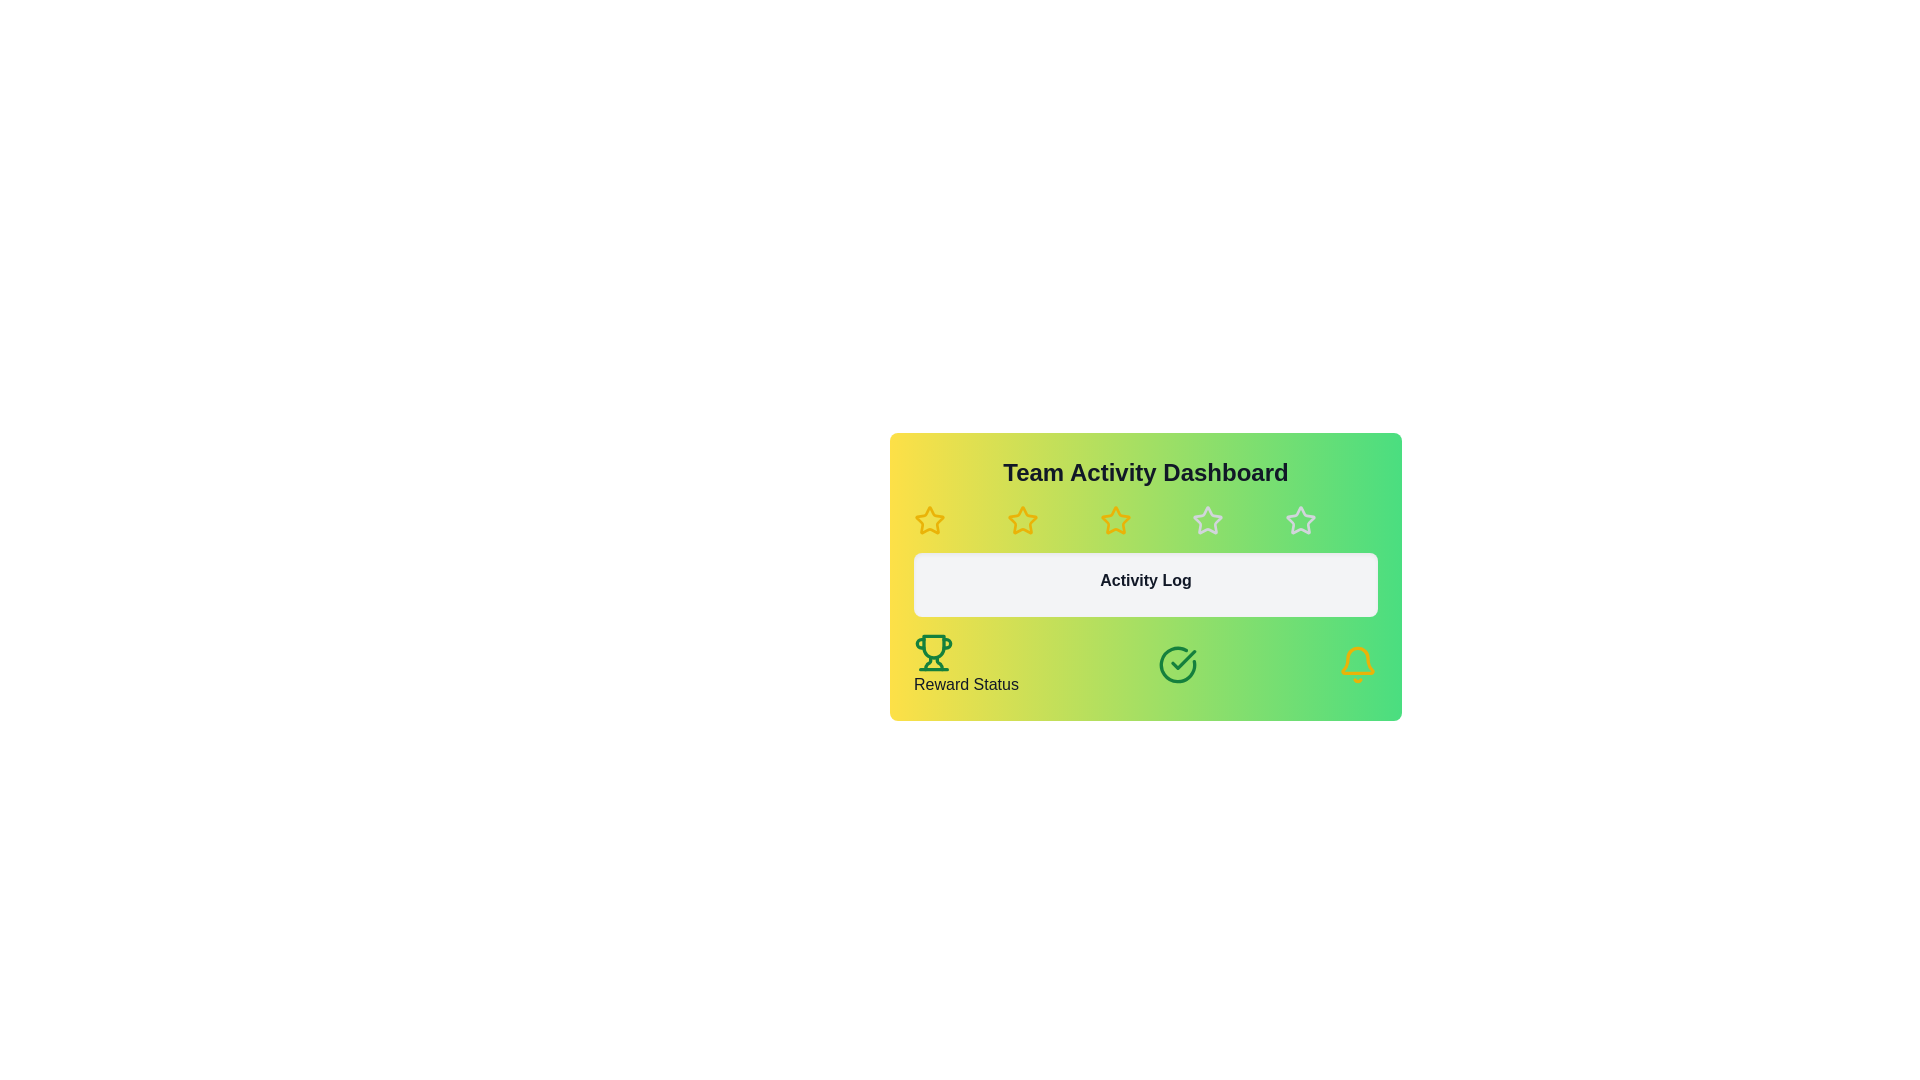 The height and width of the screenshot is (1080, 1920). I want to click on the second star-shaped icon from the left in a row of five stars on the 'Team Activity Dashboard', so click(1022, 519).